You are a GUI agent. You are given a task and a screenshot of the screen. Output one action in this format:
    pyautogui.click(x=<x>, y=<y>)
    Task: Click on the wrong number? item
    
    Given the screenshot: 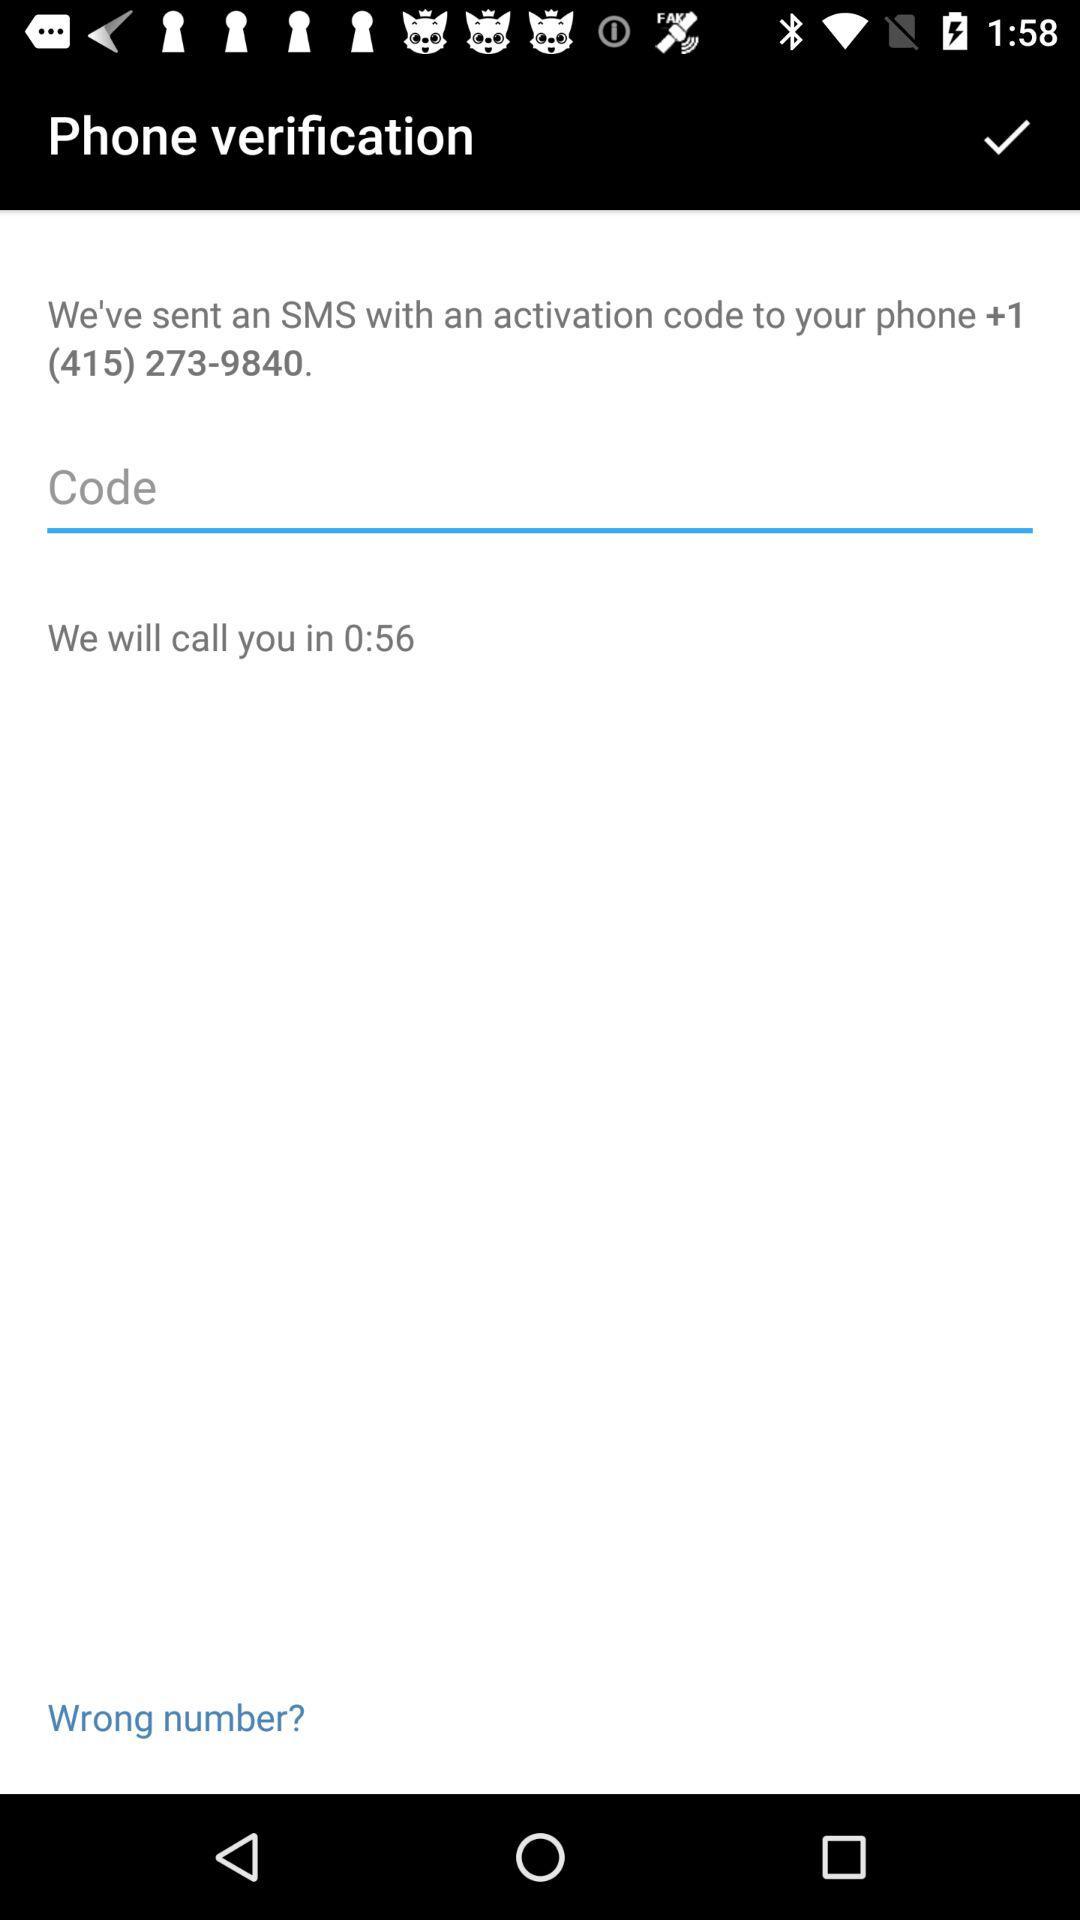 What is the action you would take?
    pyautogui.click(x=175, y=1684)
    